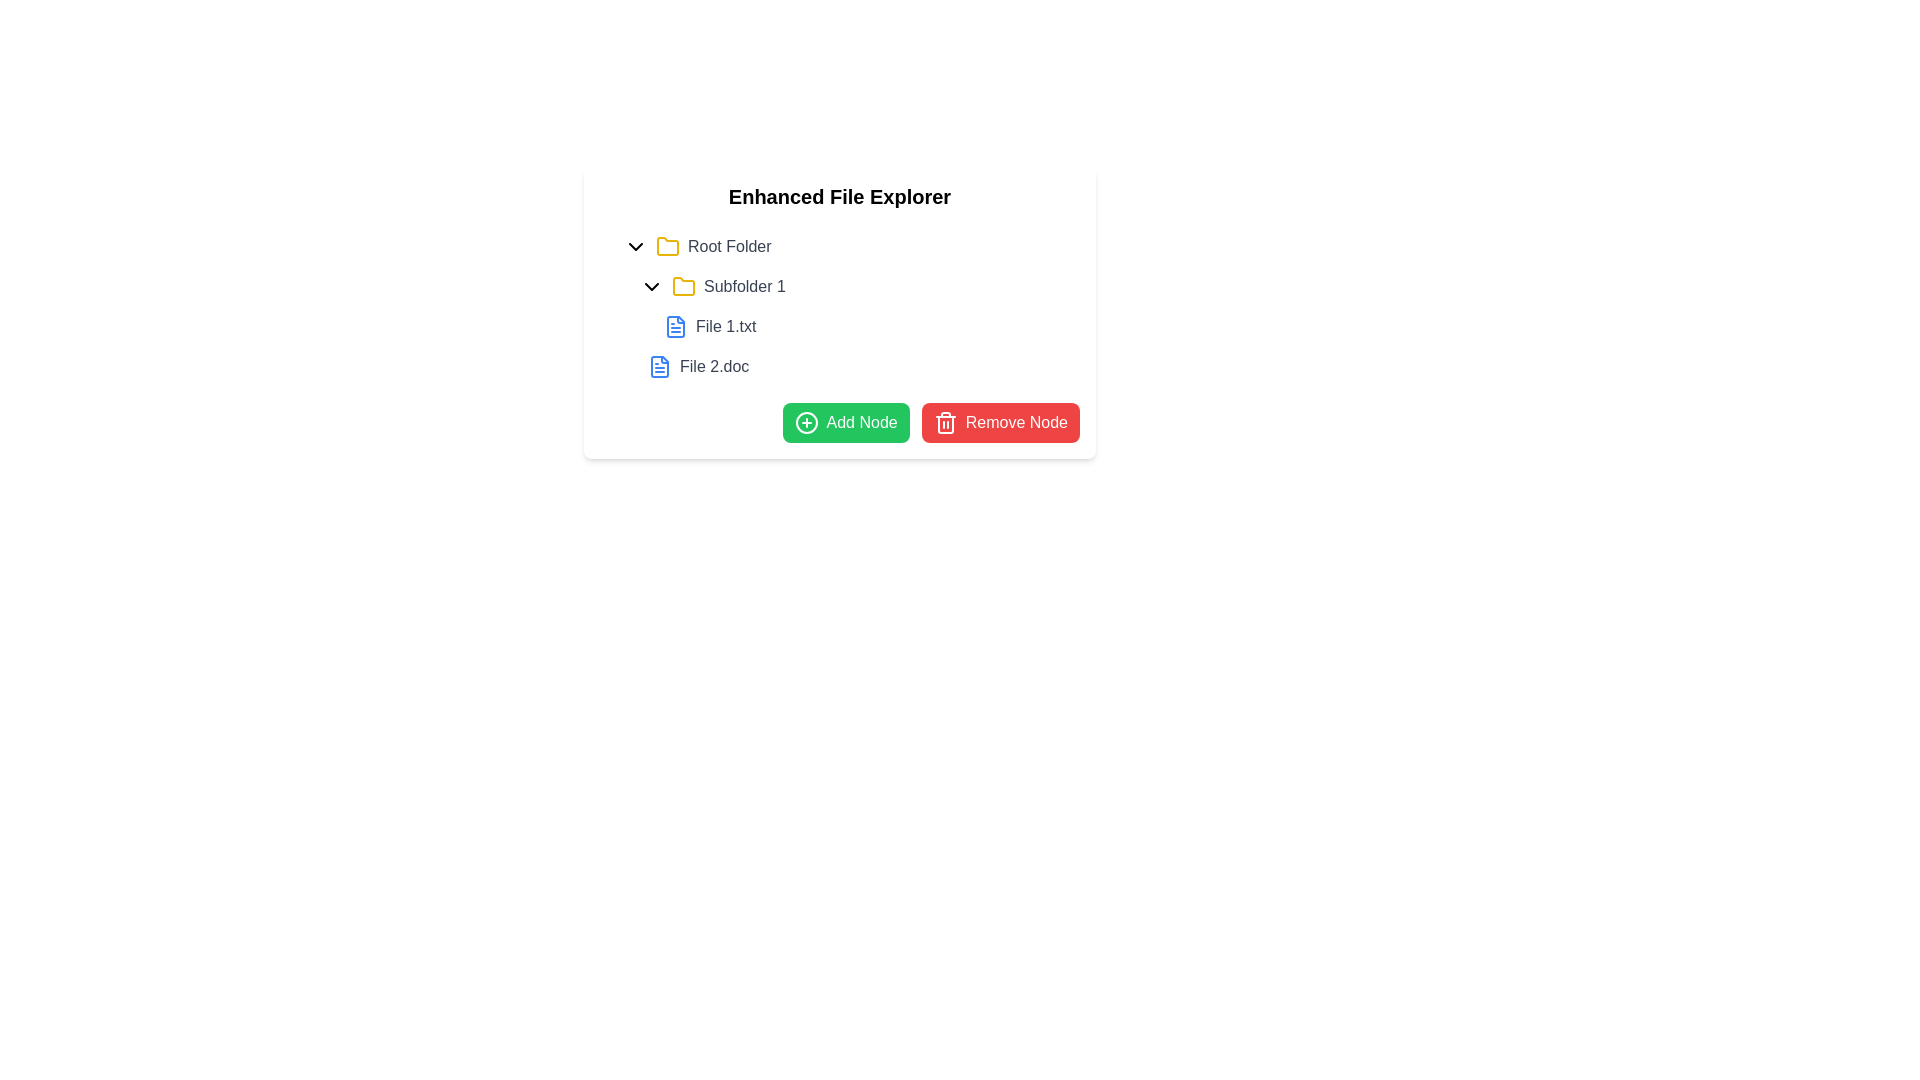 The width and height of the screenshot is (1920, 1080). Describe the element at coordinates (806, 422) in the screenshot. I see `the green rounded rectangular button labeled 'Add Node' which contains a circular icon with a plus symbol in the center` at that location.